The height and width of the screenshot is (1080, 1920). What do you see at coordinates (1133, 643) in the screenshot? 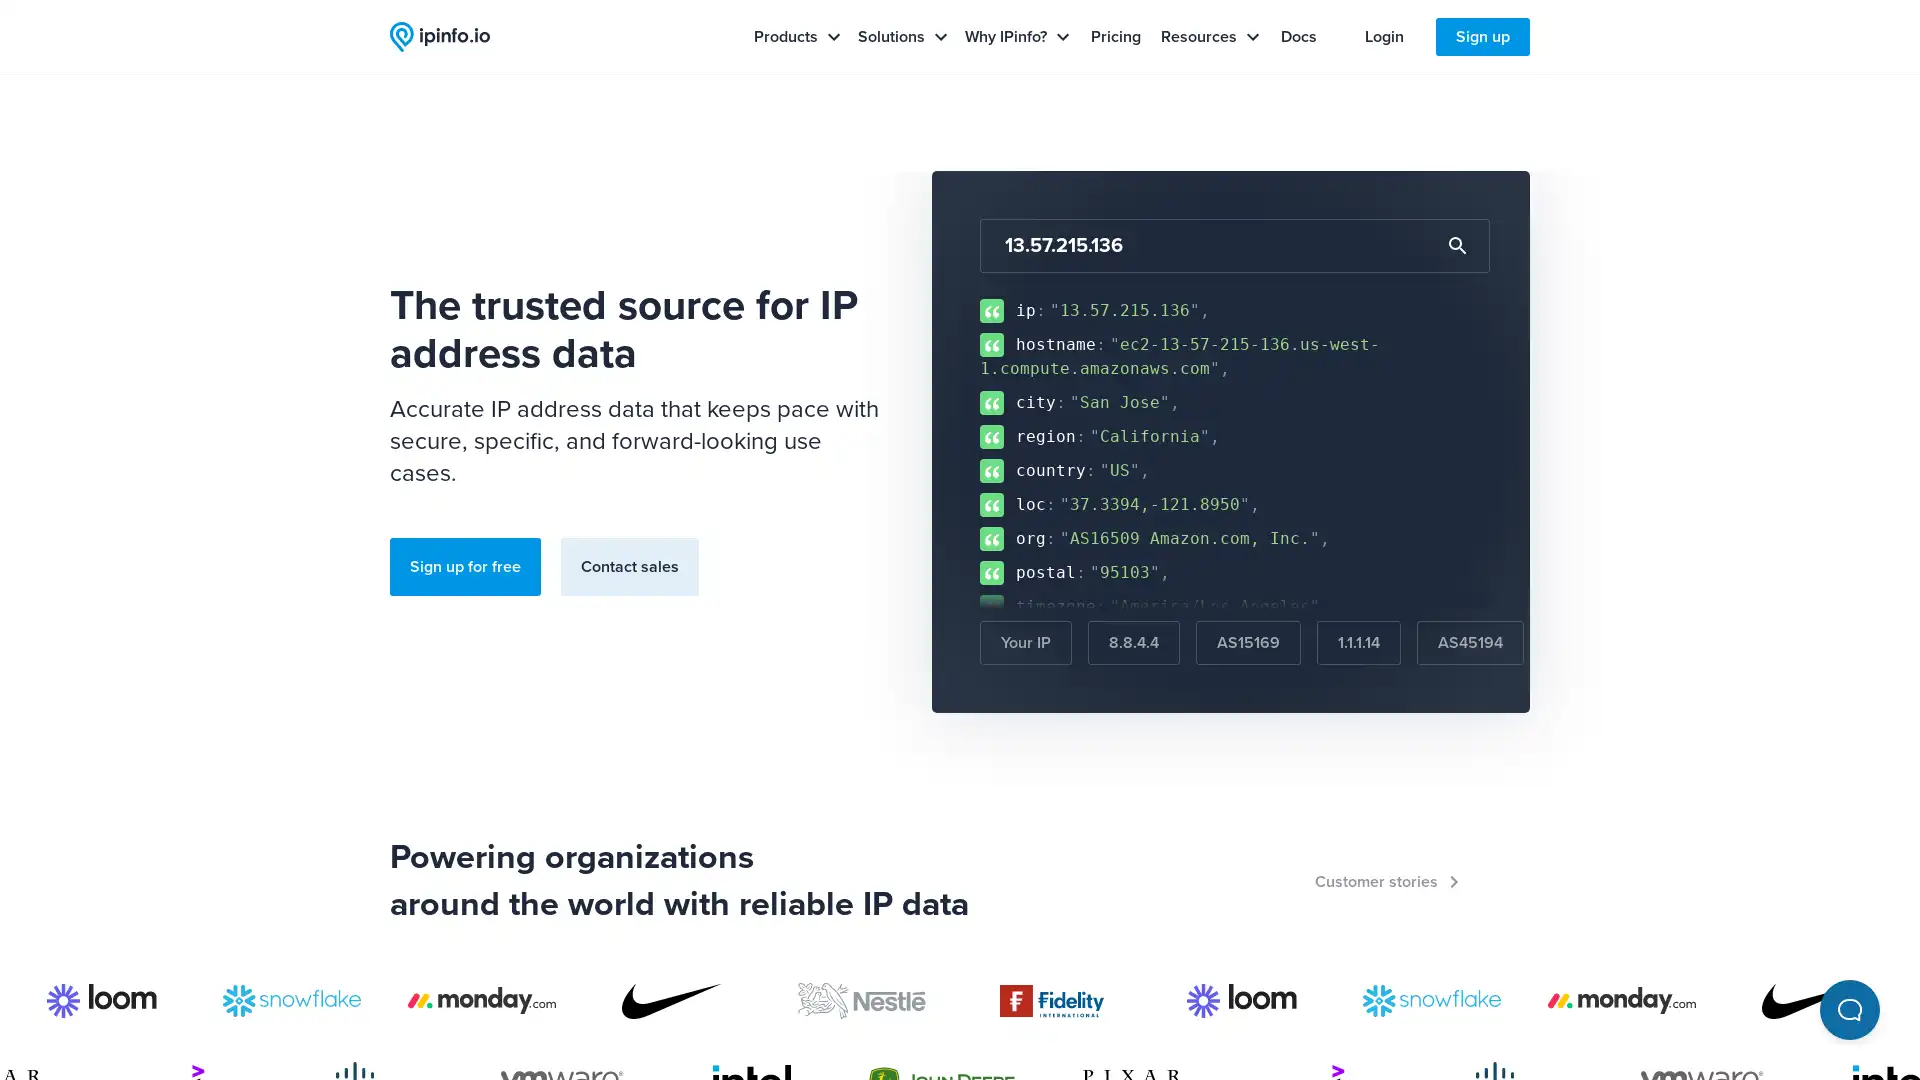
I see `8.8.4.4` at bounding box center [1133, 643].